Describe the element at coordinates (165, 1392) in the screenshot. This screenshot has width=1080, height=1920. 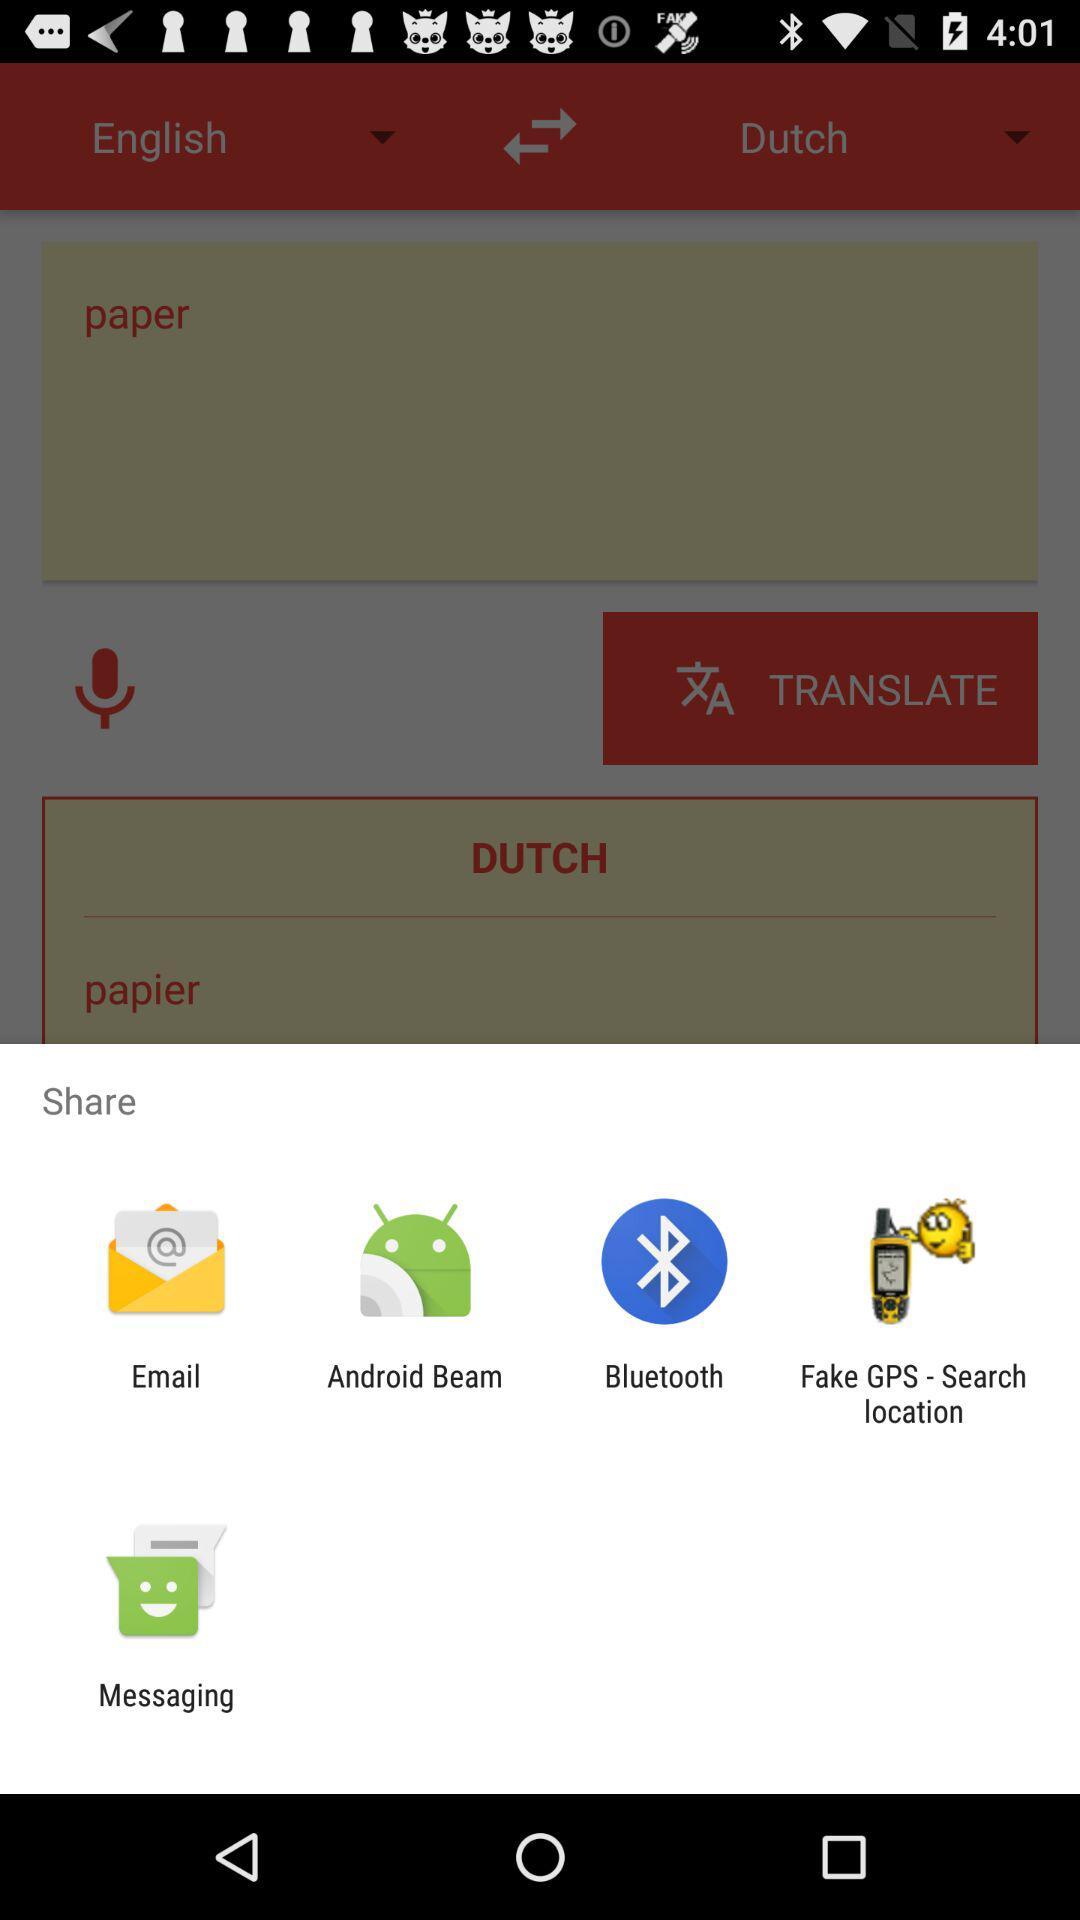
I see `email` at that location.